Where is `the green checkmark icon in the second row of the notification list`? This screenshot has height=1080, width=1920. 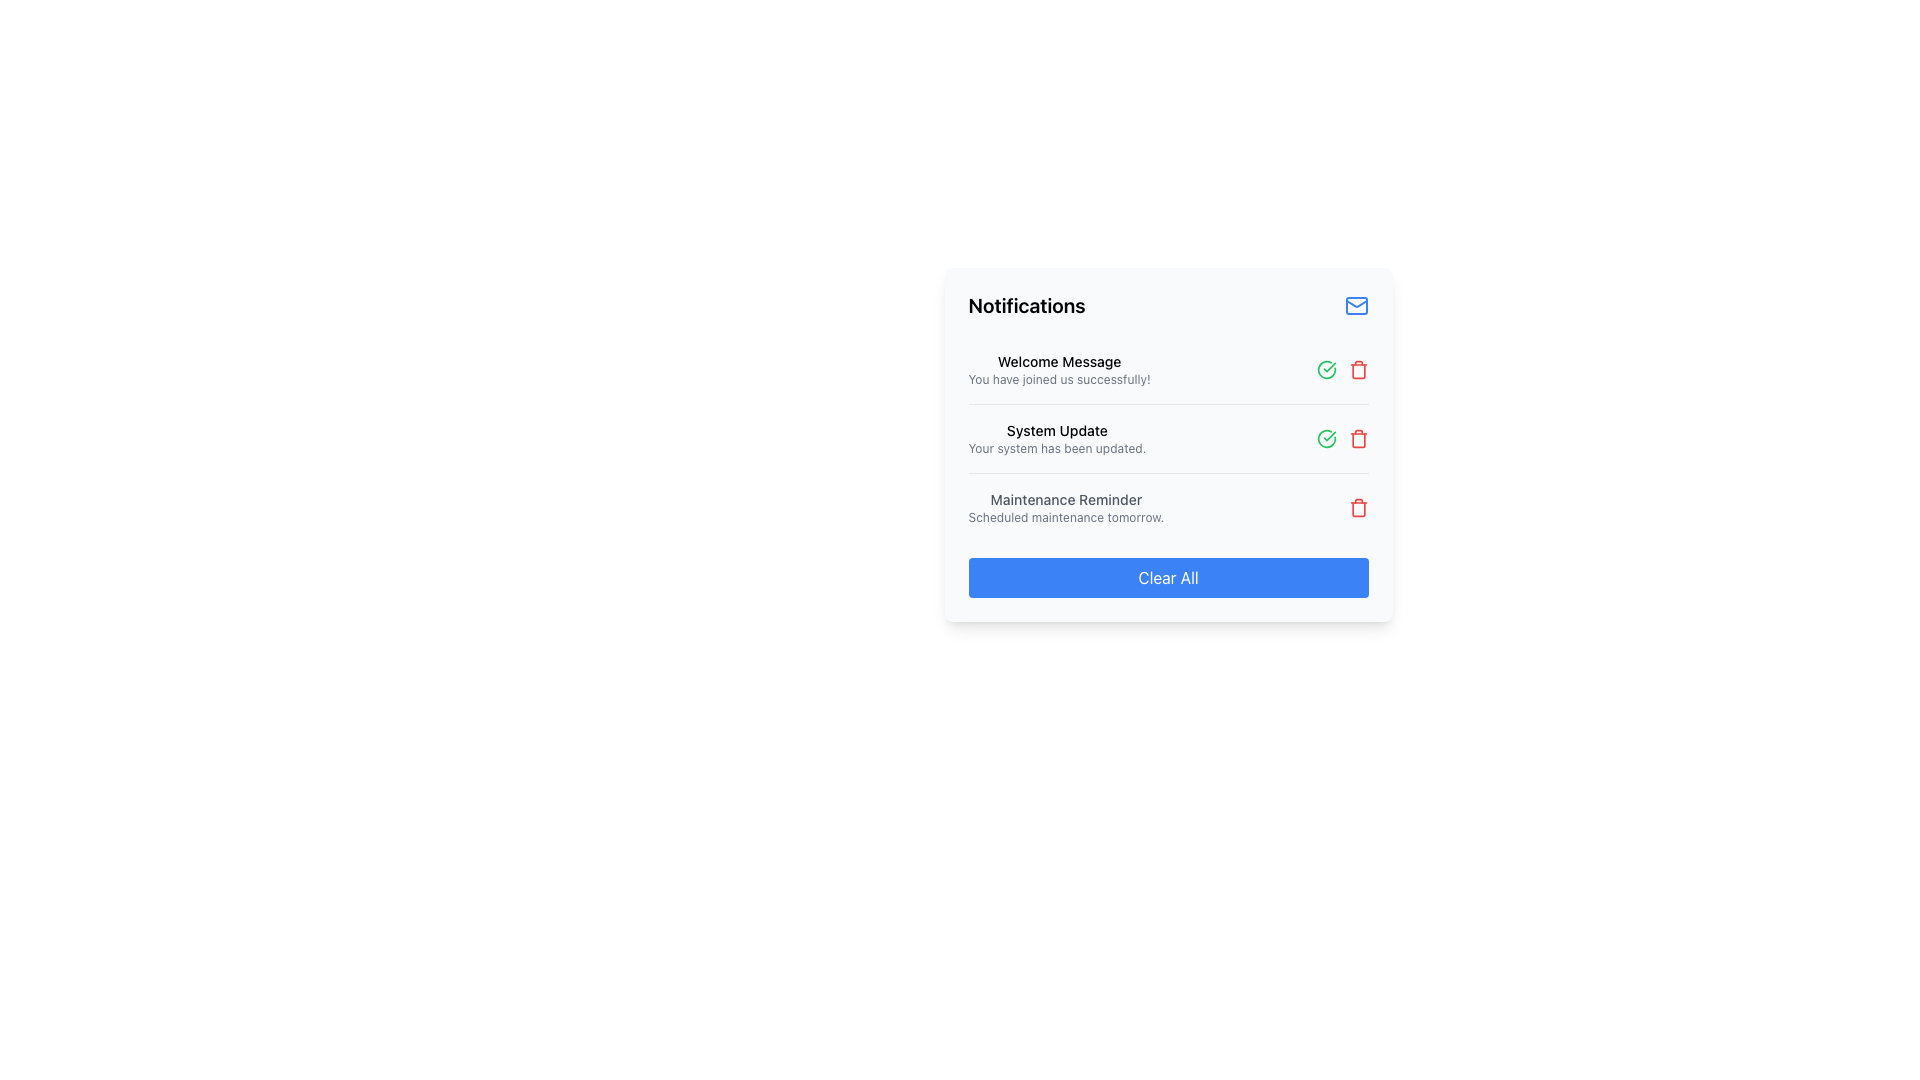
the green checkmark icon in the second row of the notification list is located at coordinates (1326, 370).